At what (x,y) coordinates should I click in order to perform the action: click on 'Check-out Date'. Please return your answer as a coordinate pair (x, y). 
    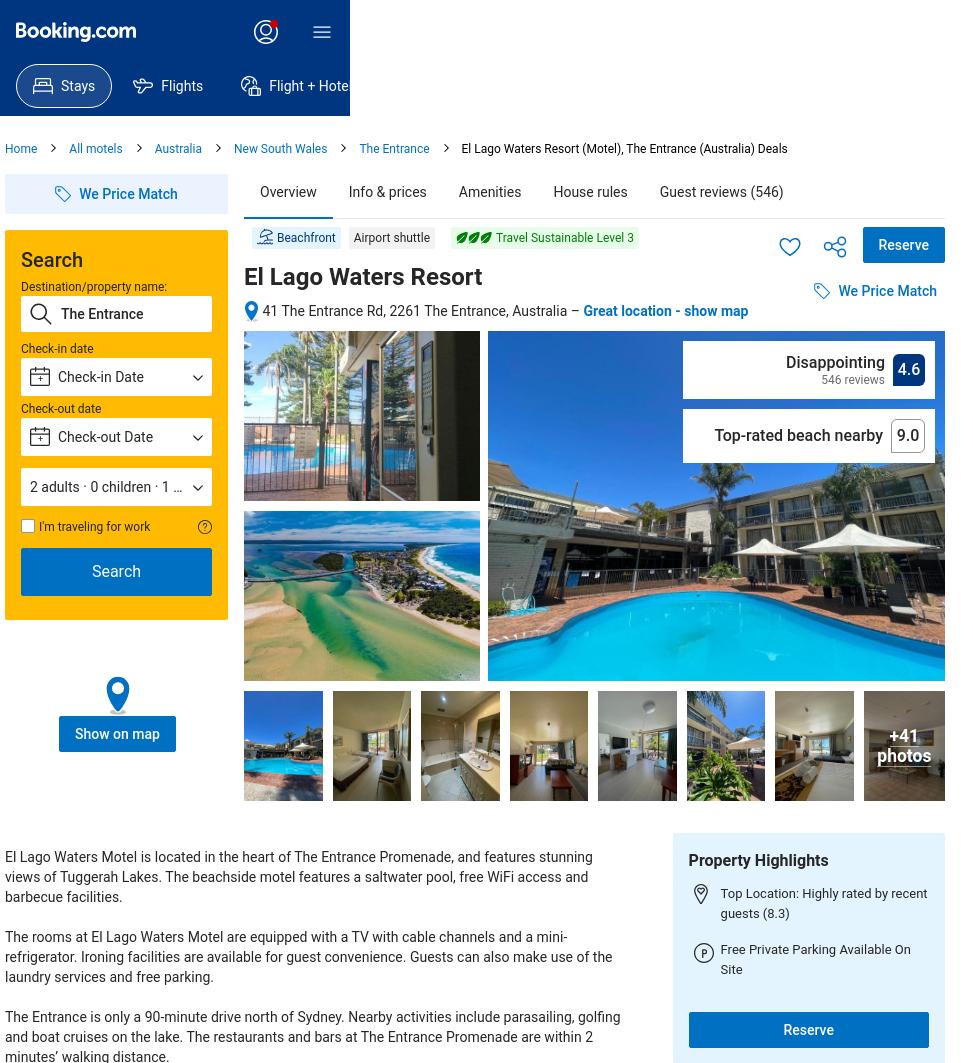
    Looking at the image, I should click on (104, 436).